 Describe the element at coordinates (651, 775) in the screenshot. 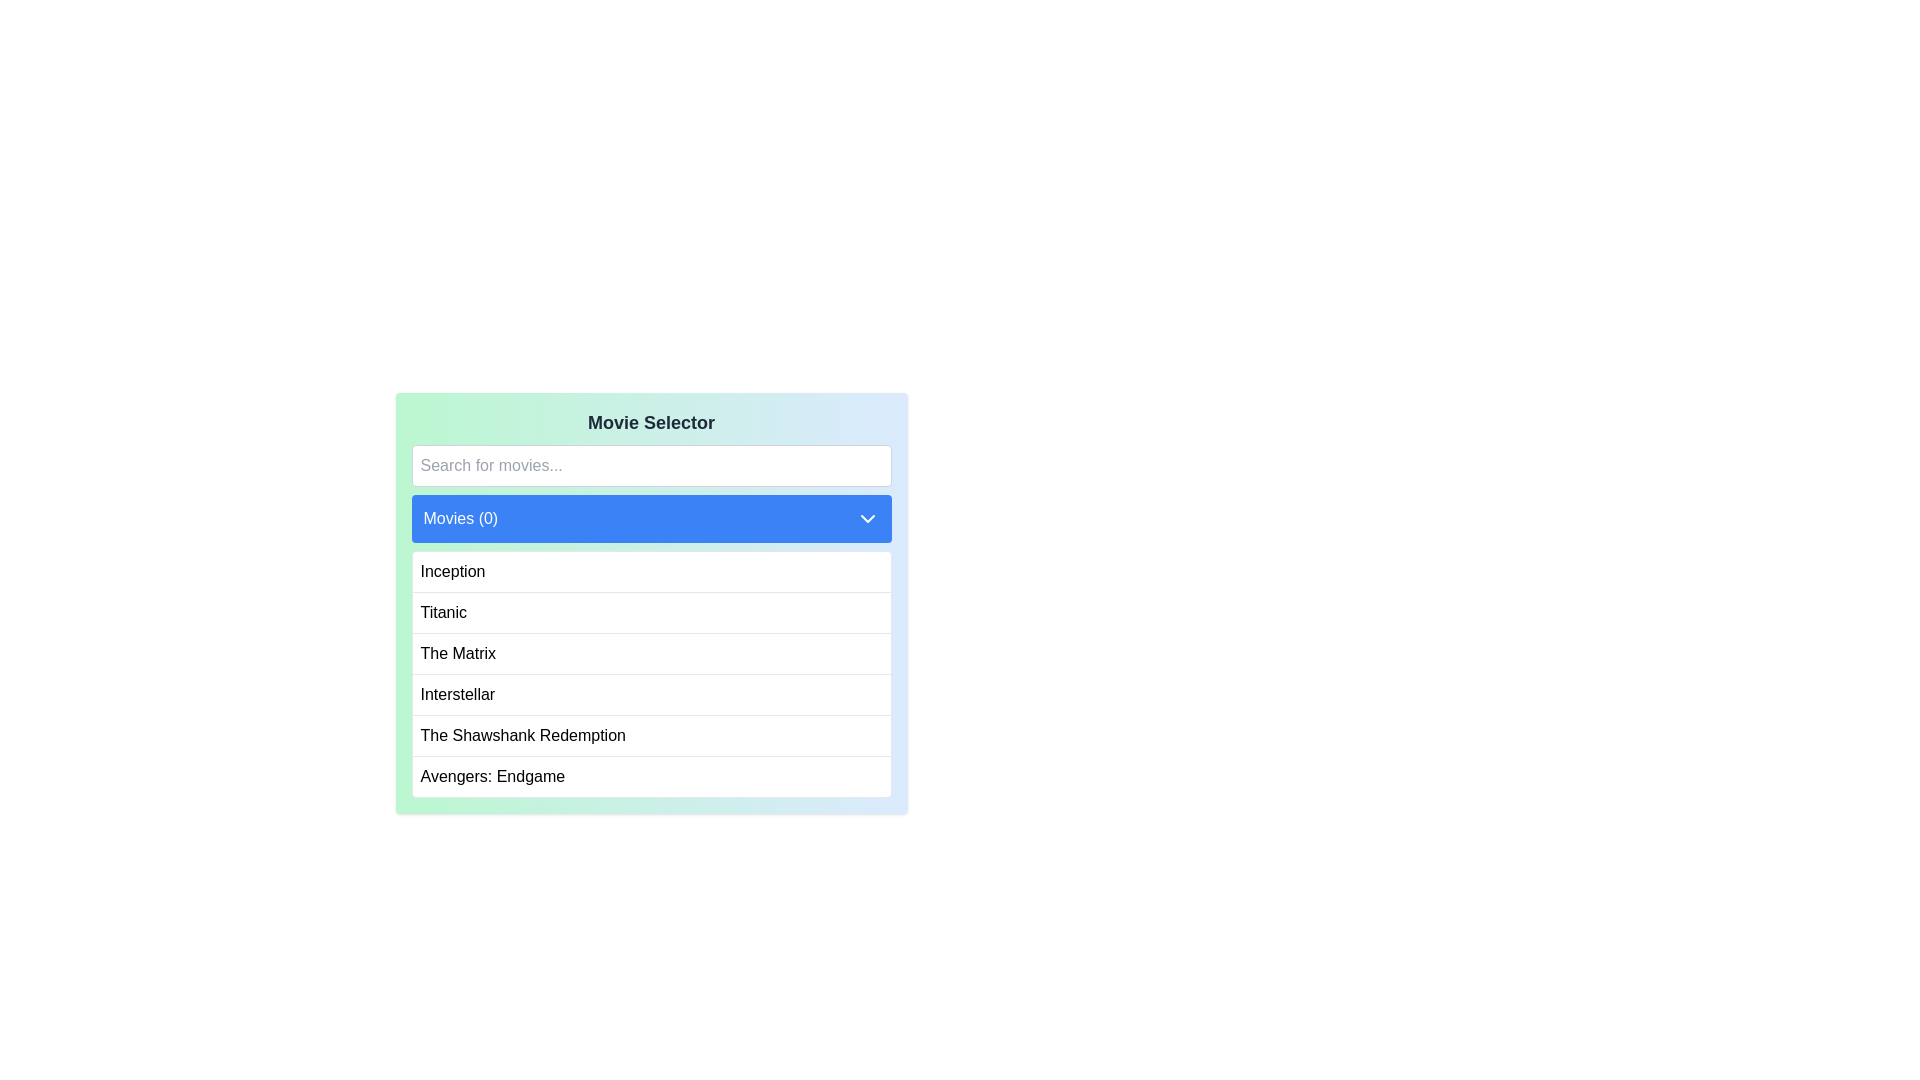

I see `the selectable row in the dropdown list for the movie 'Avengers: Endgame', which is the last item in the 'Movie Selector' dropdown` at that location.